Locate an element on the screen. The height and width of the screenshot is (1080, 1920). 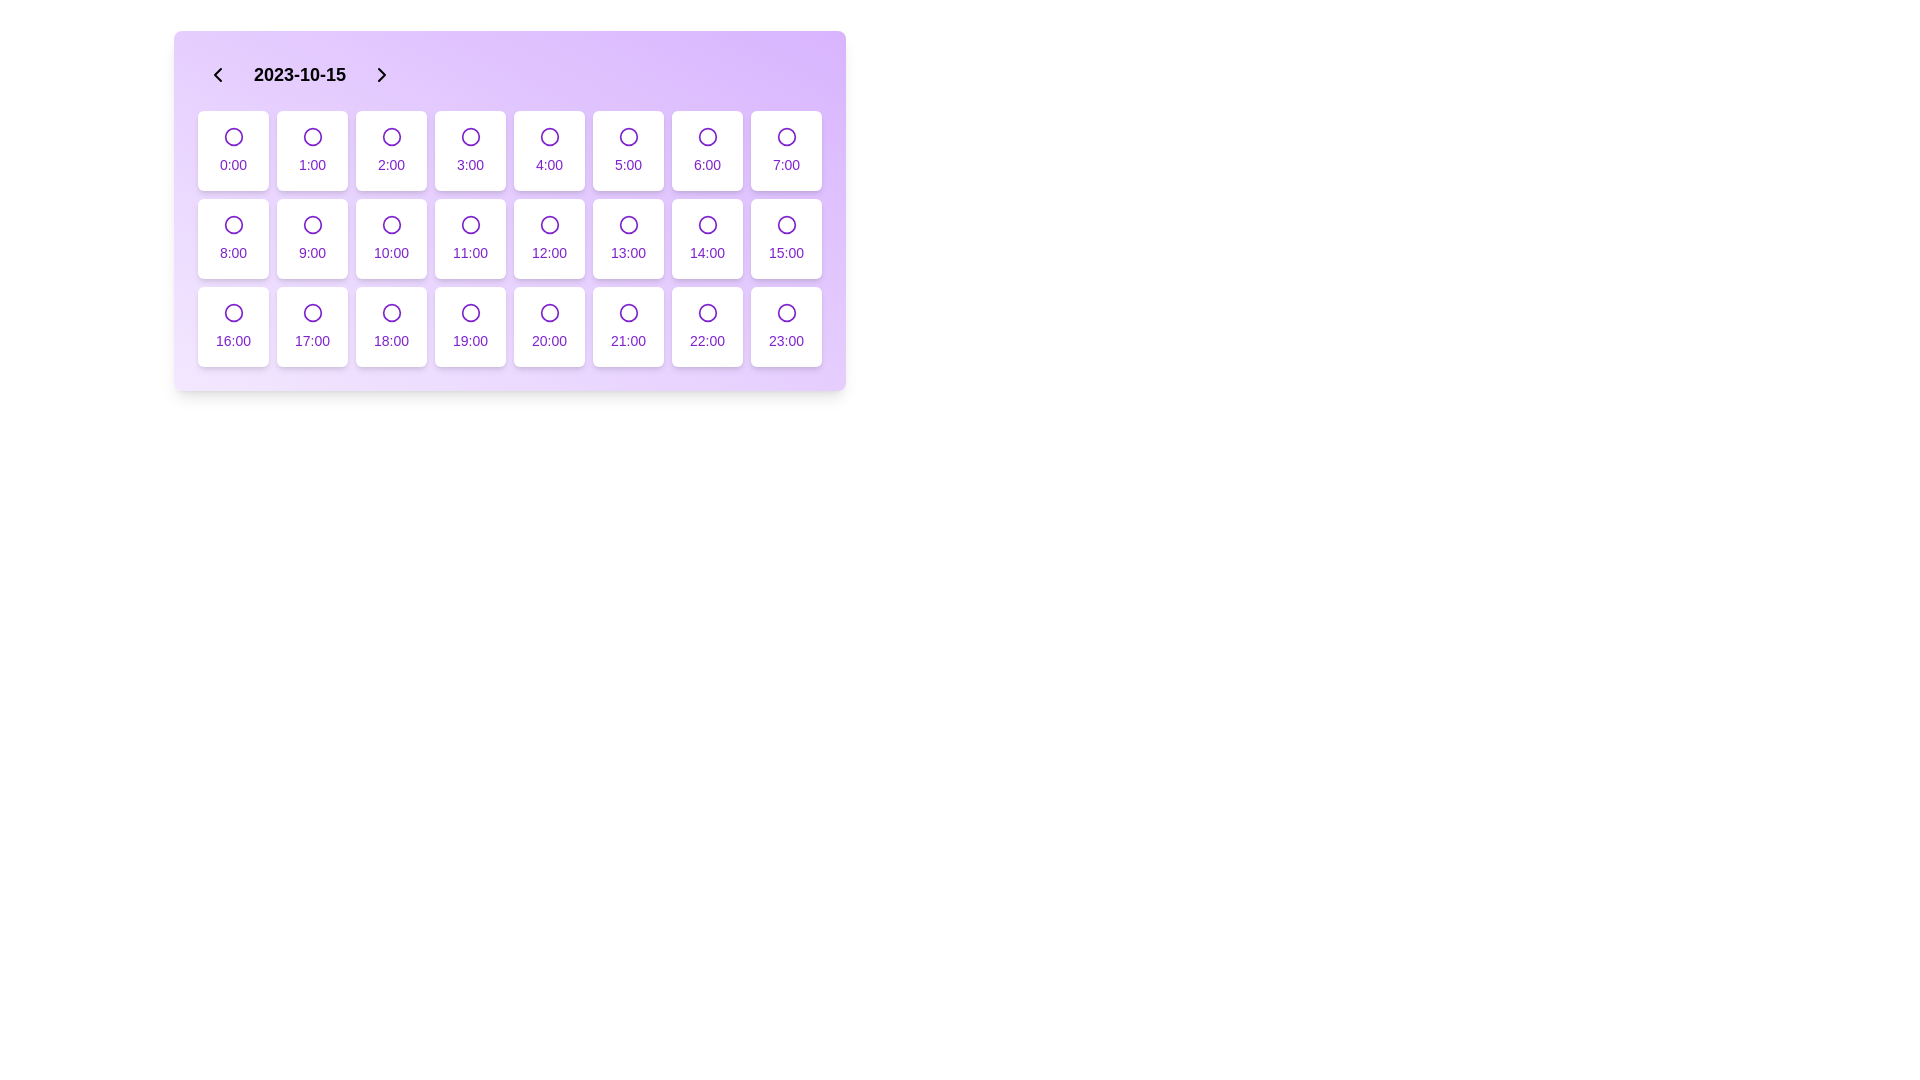
the button labeled '0:00' in the grid layout for selecting time slots on the date '2023-10-15' is located at coordinates (233, 149).